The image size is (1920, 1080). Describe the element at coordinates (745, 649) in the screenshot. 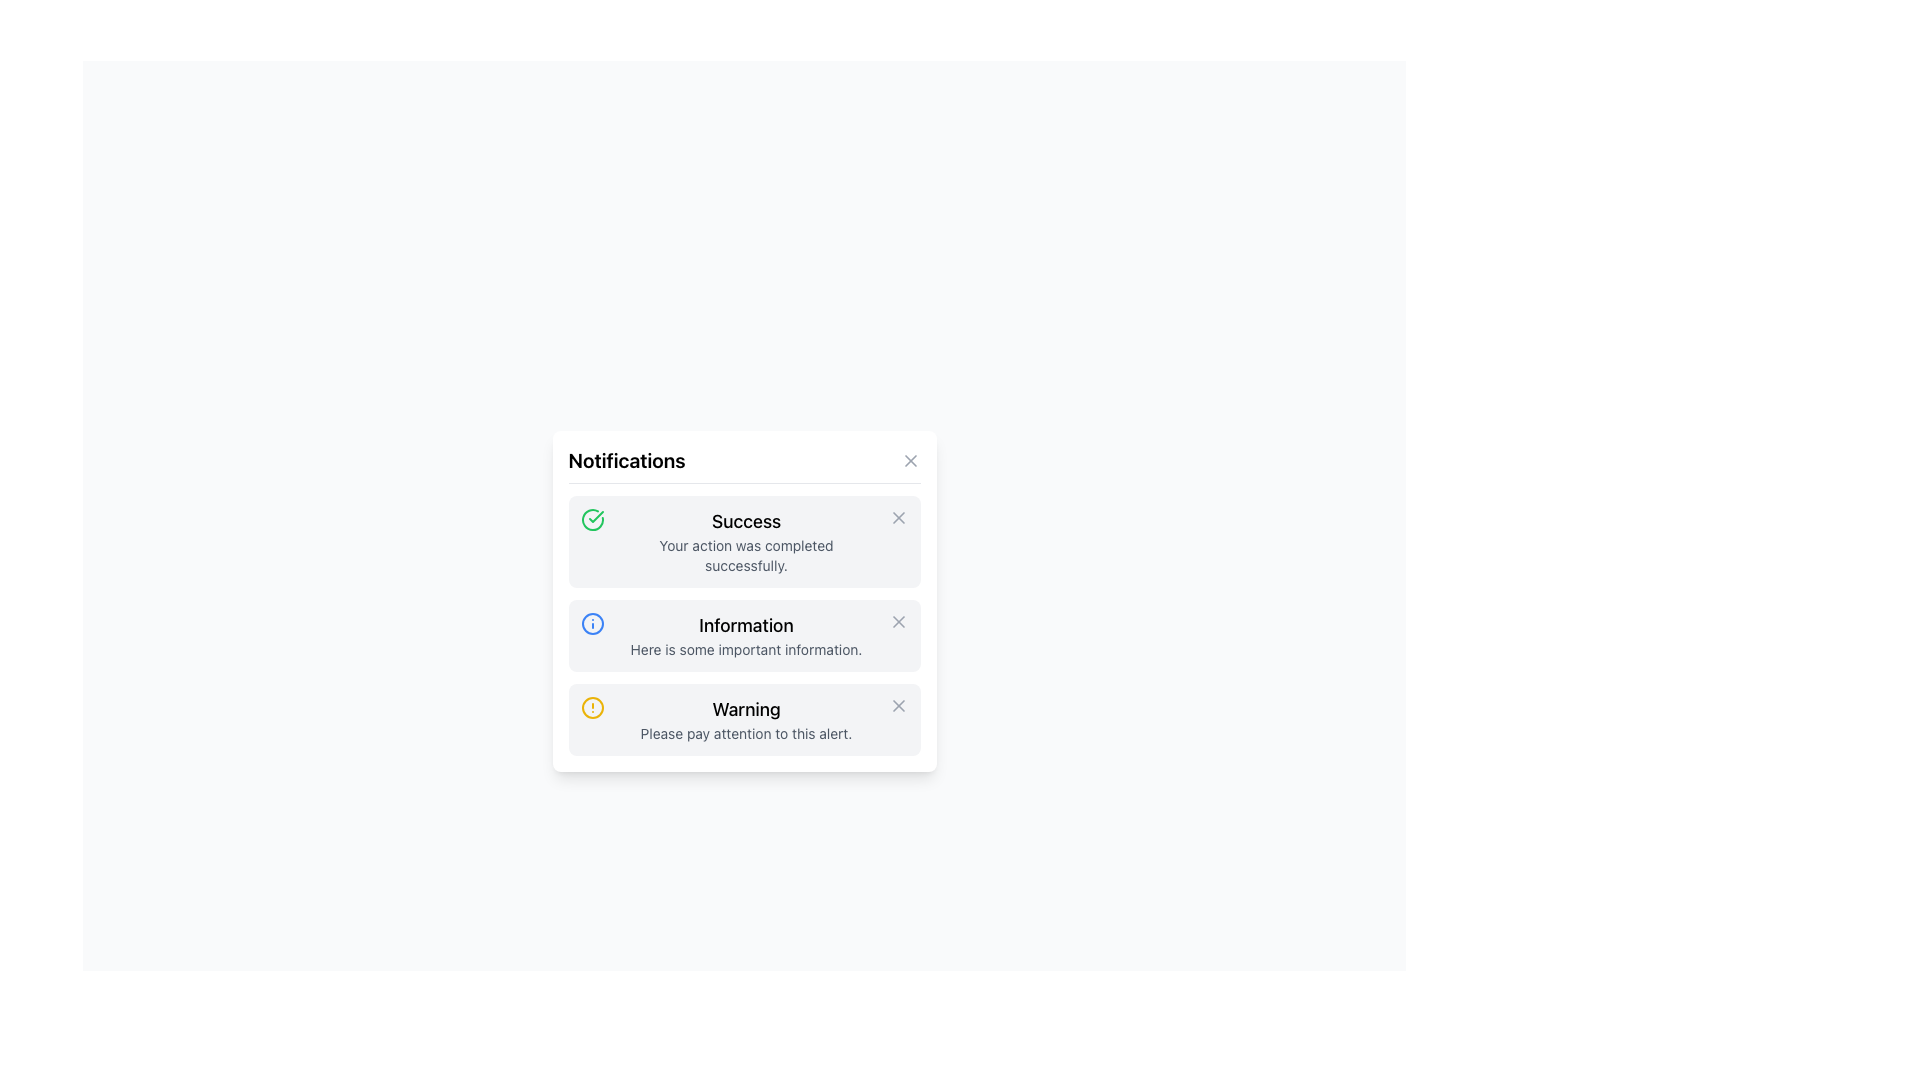

I see `text 'Here is some important information.' located in the 'Information' notification box, positioned below the bold text 'Information'` at that location.